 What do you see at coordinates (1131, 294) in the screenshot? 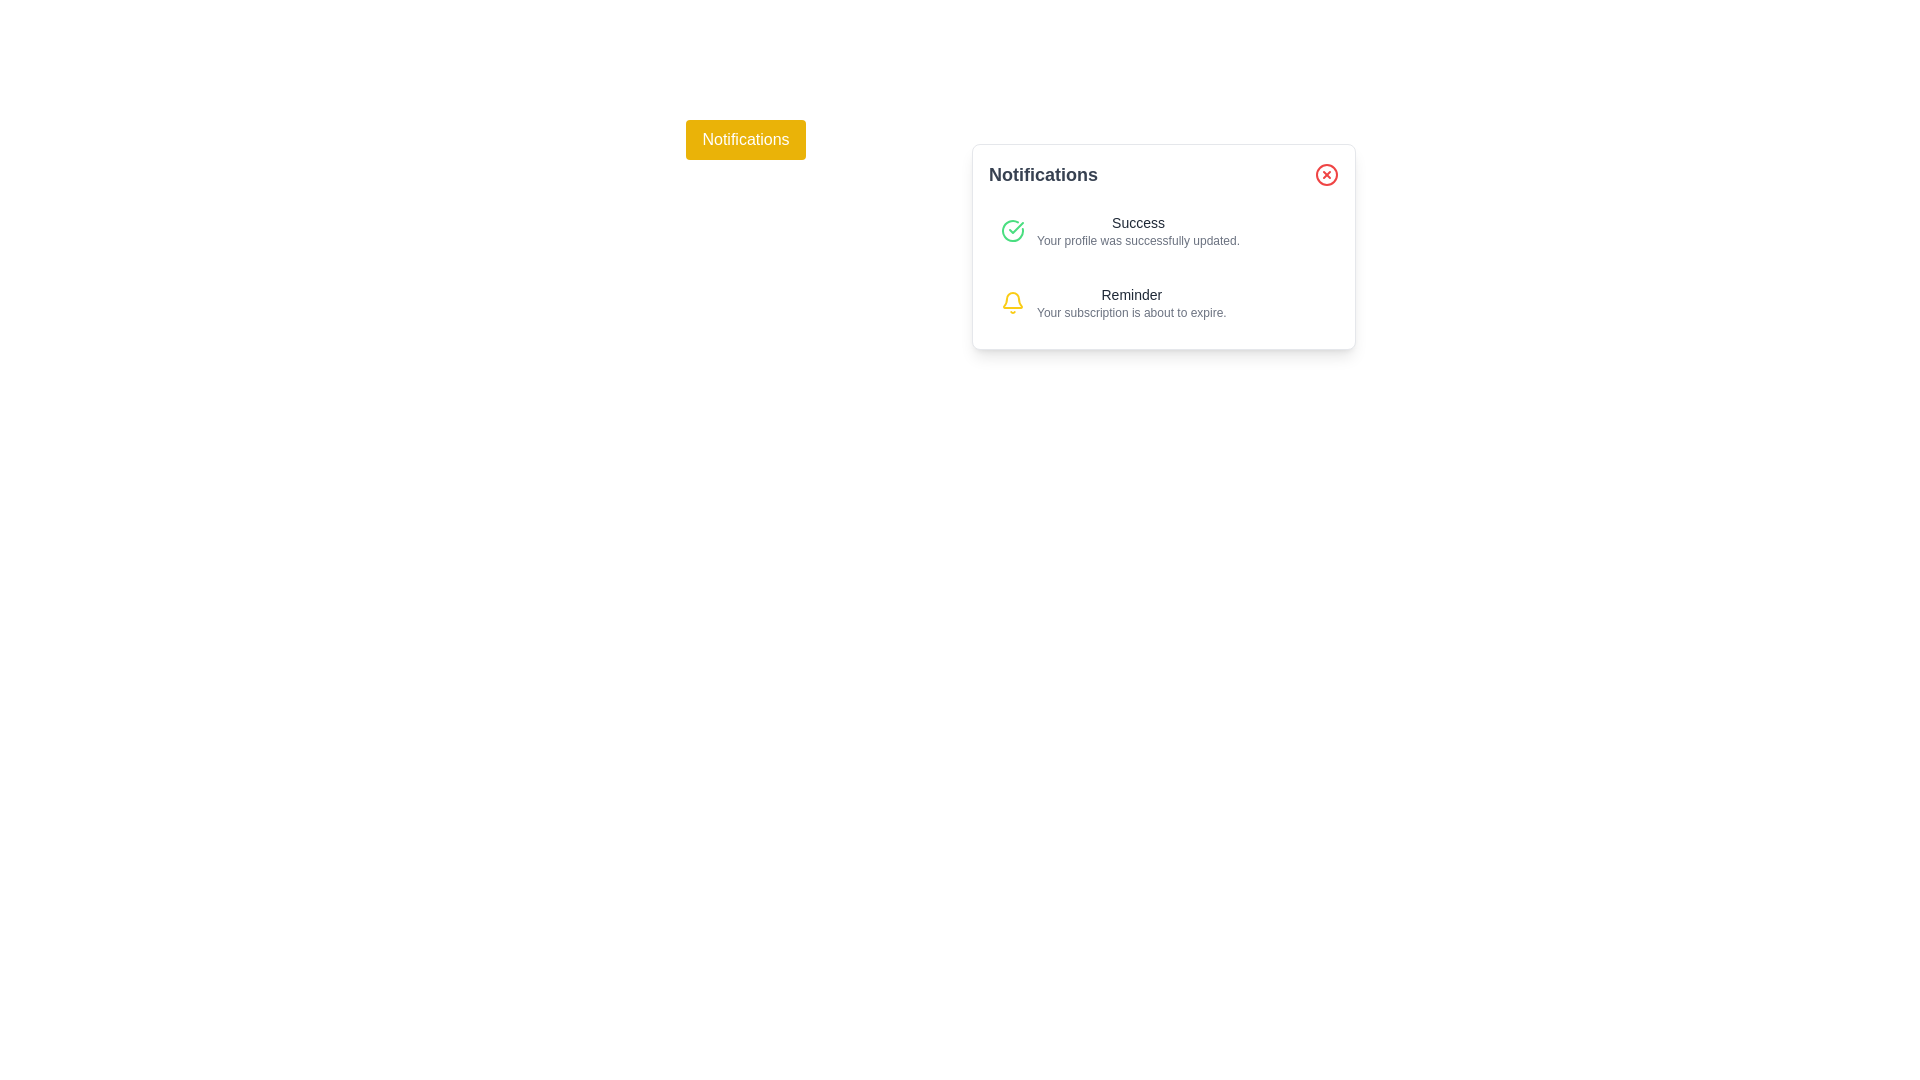
I see `the 'Reminder' text label in the notification box, which is styled simply with a small font size and grayish-black color, positioned as the first line of text in the second notification entry from the top` at bounding box center [1131, 294].